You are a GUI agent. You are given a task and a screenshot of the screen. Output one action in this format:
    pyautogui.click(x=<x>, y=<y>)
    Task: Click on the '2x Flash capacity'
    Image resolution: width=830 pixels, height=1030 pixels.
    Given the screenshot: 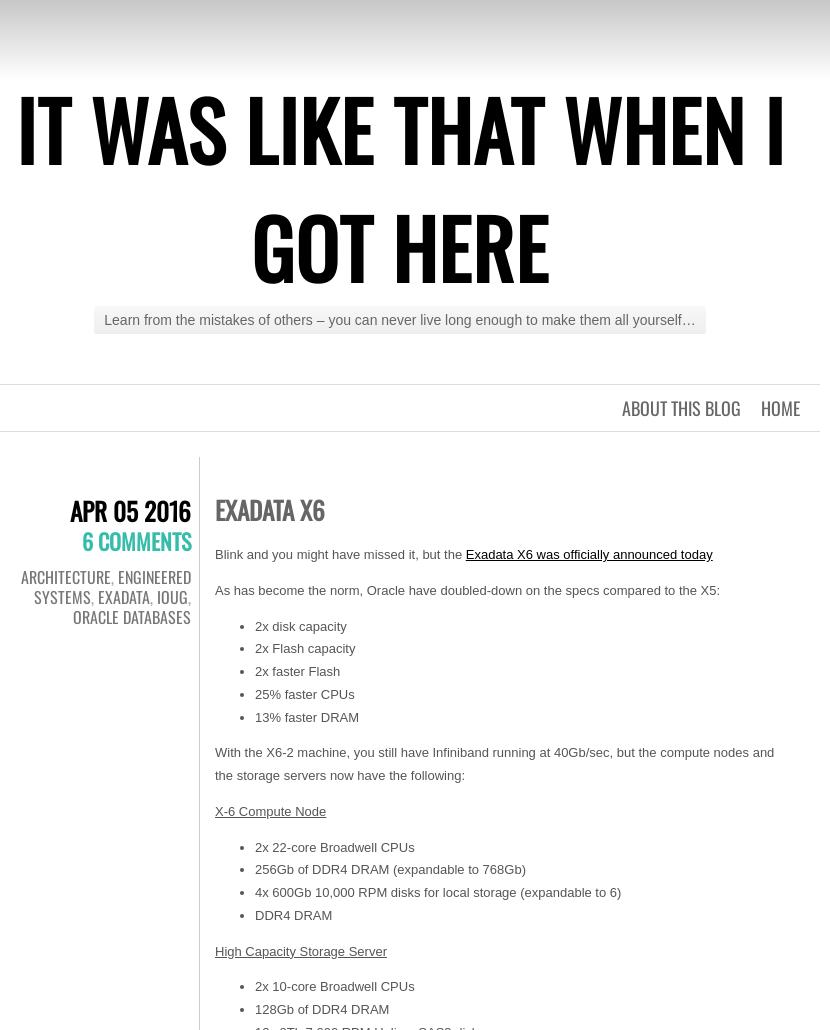 What is the action you would take?
    pyautogui.click(x=304, y=647)
    